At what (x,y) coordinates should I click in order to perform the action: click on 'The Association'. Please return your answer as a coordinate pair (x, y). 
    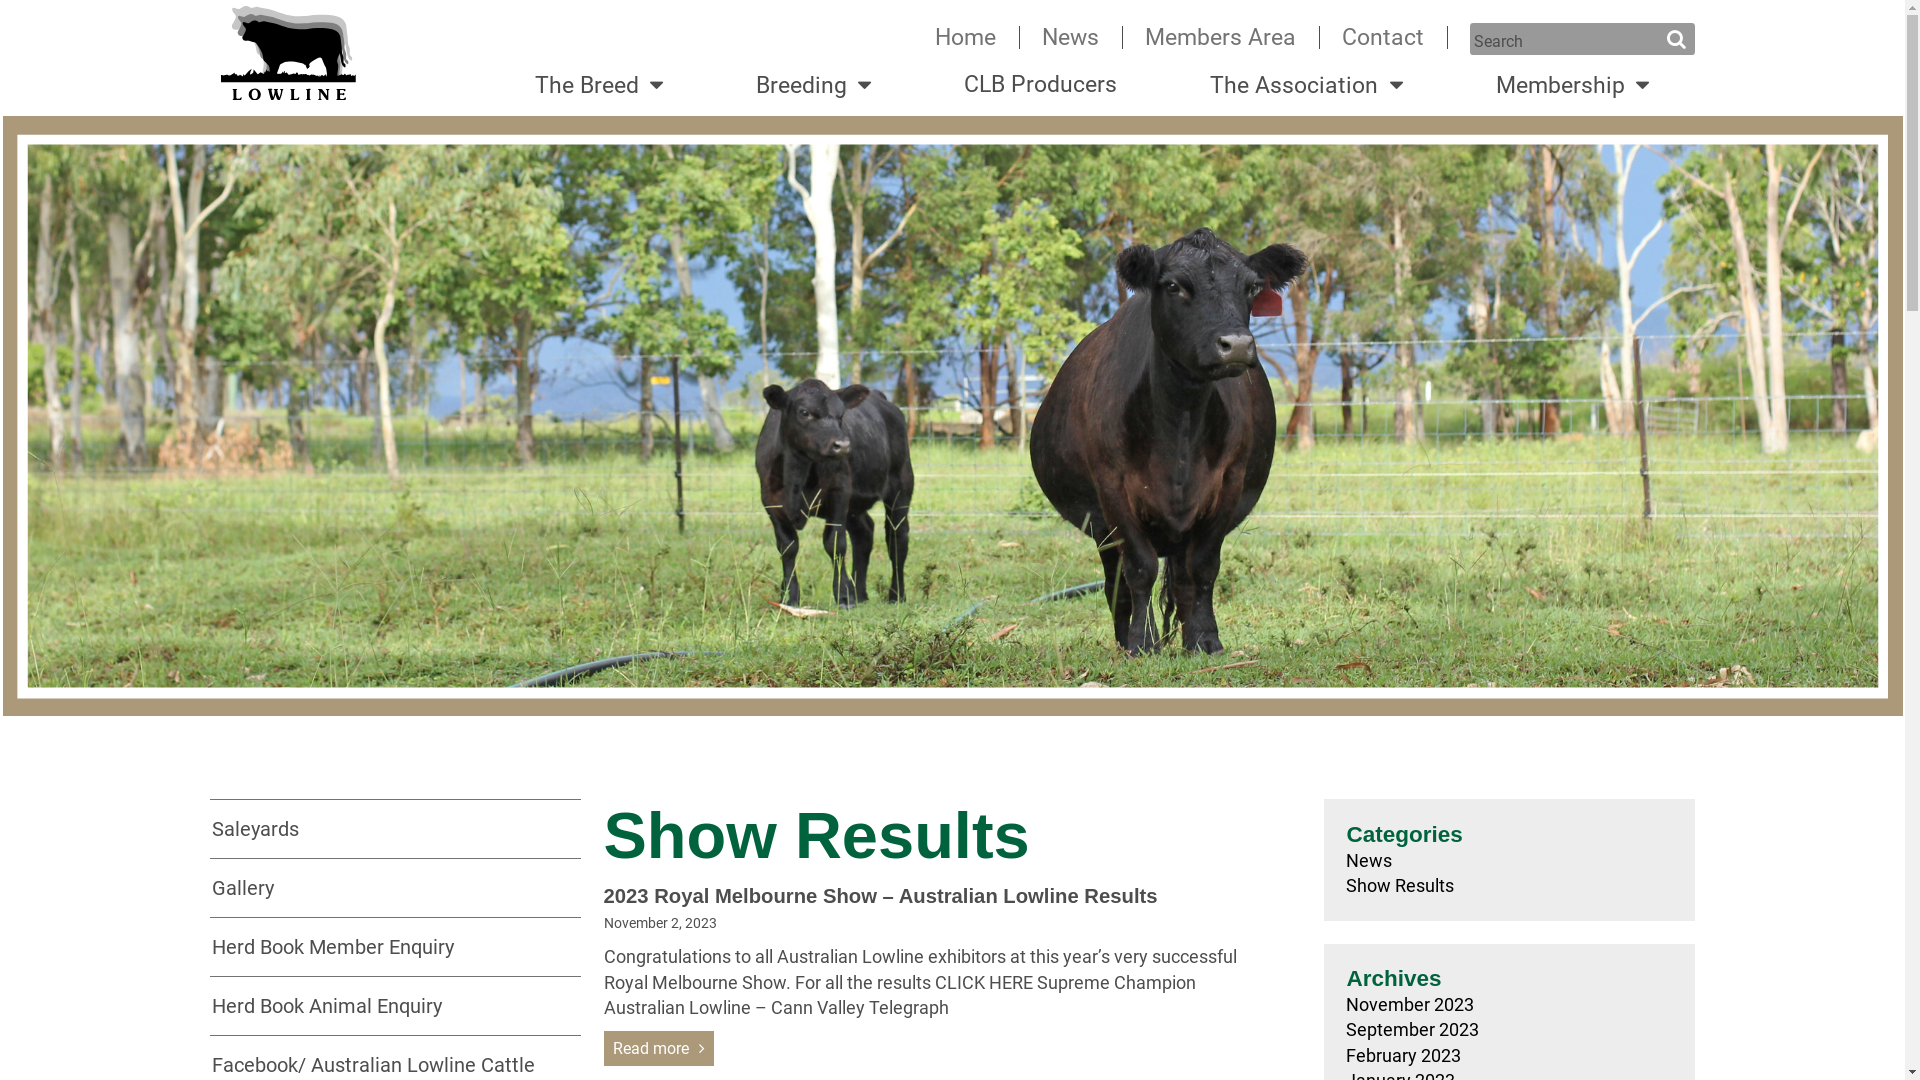
    Looking at the image, I should click on (1306, 84).